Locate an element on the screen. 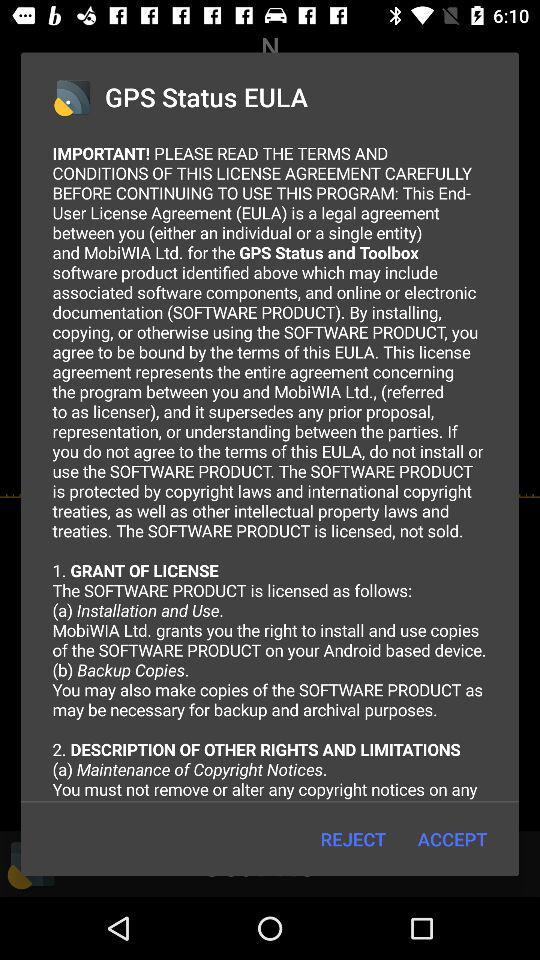 The width and height of the screenshot is (540, 960). the accept item is located at coordinates (452, 839).